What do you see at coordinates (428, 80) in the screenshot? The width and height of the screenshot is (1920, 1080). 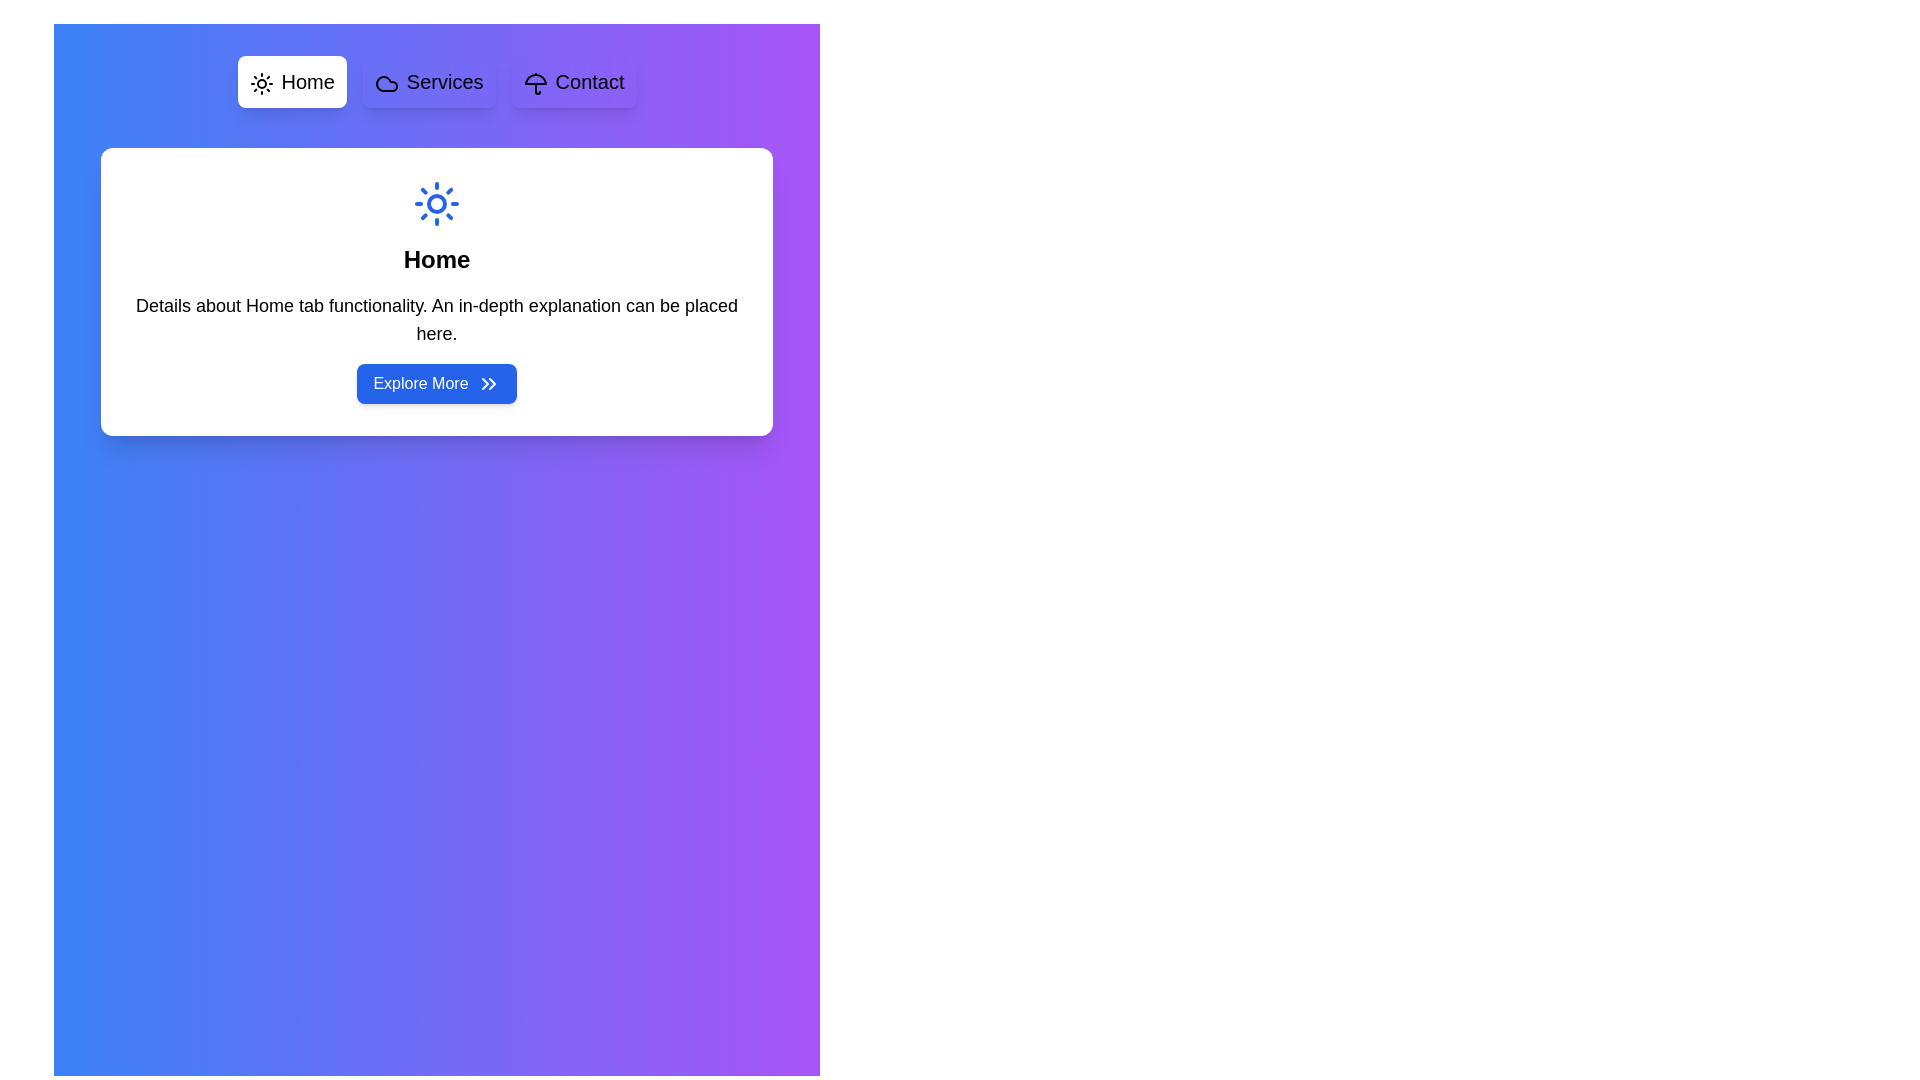 I see `the navigation button for services, located between the 'Home' and 'Contact' buttons in the top section of the page` at bounding box center [428, 80].